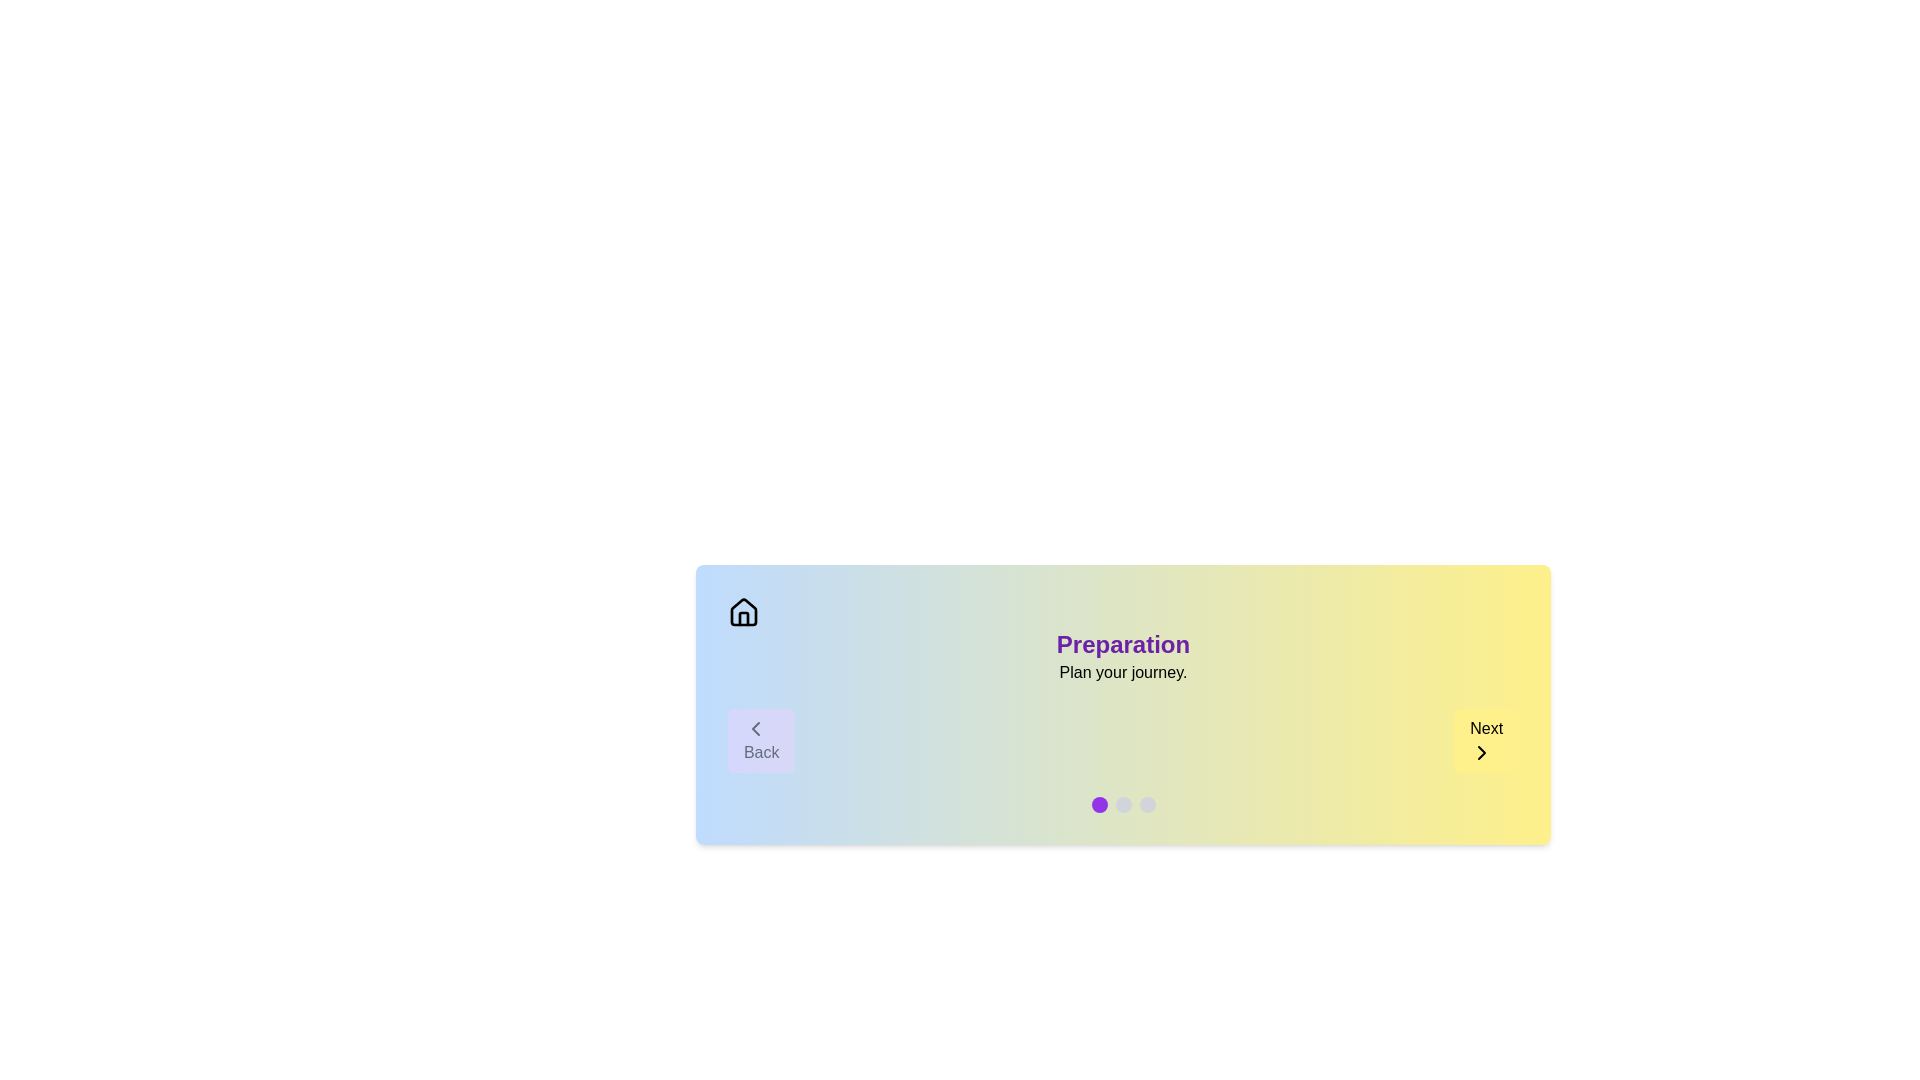  I want to click on the 'Back' button to navigate to the previous step, so click(760, 740).